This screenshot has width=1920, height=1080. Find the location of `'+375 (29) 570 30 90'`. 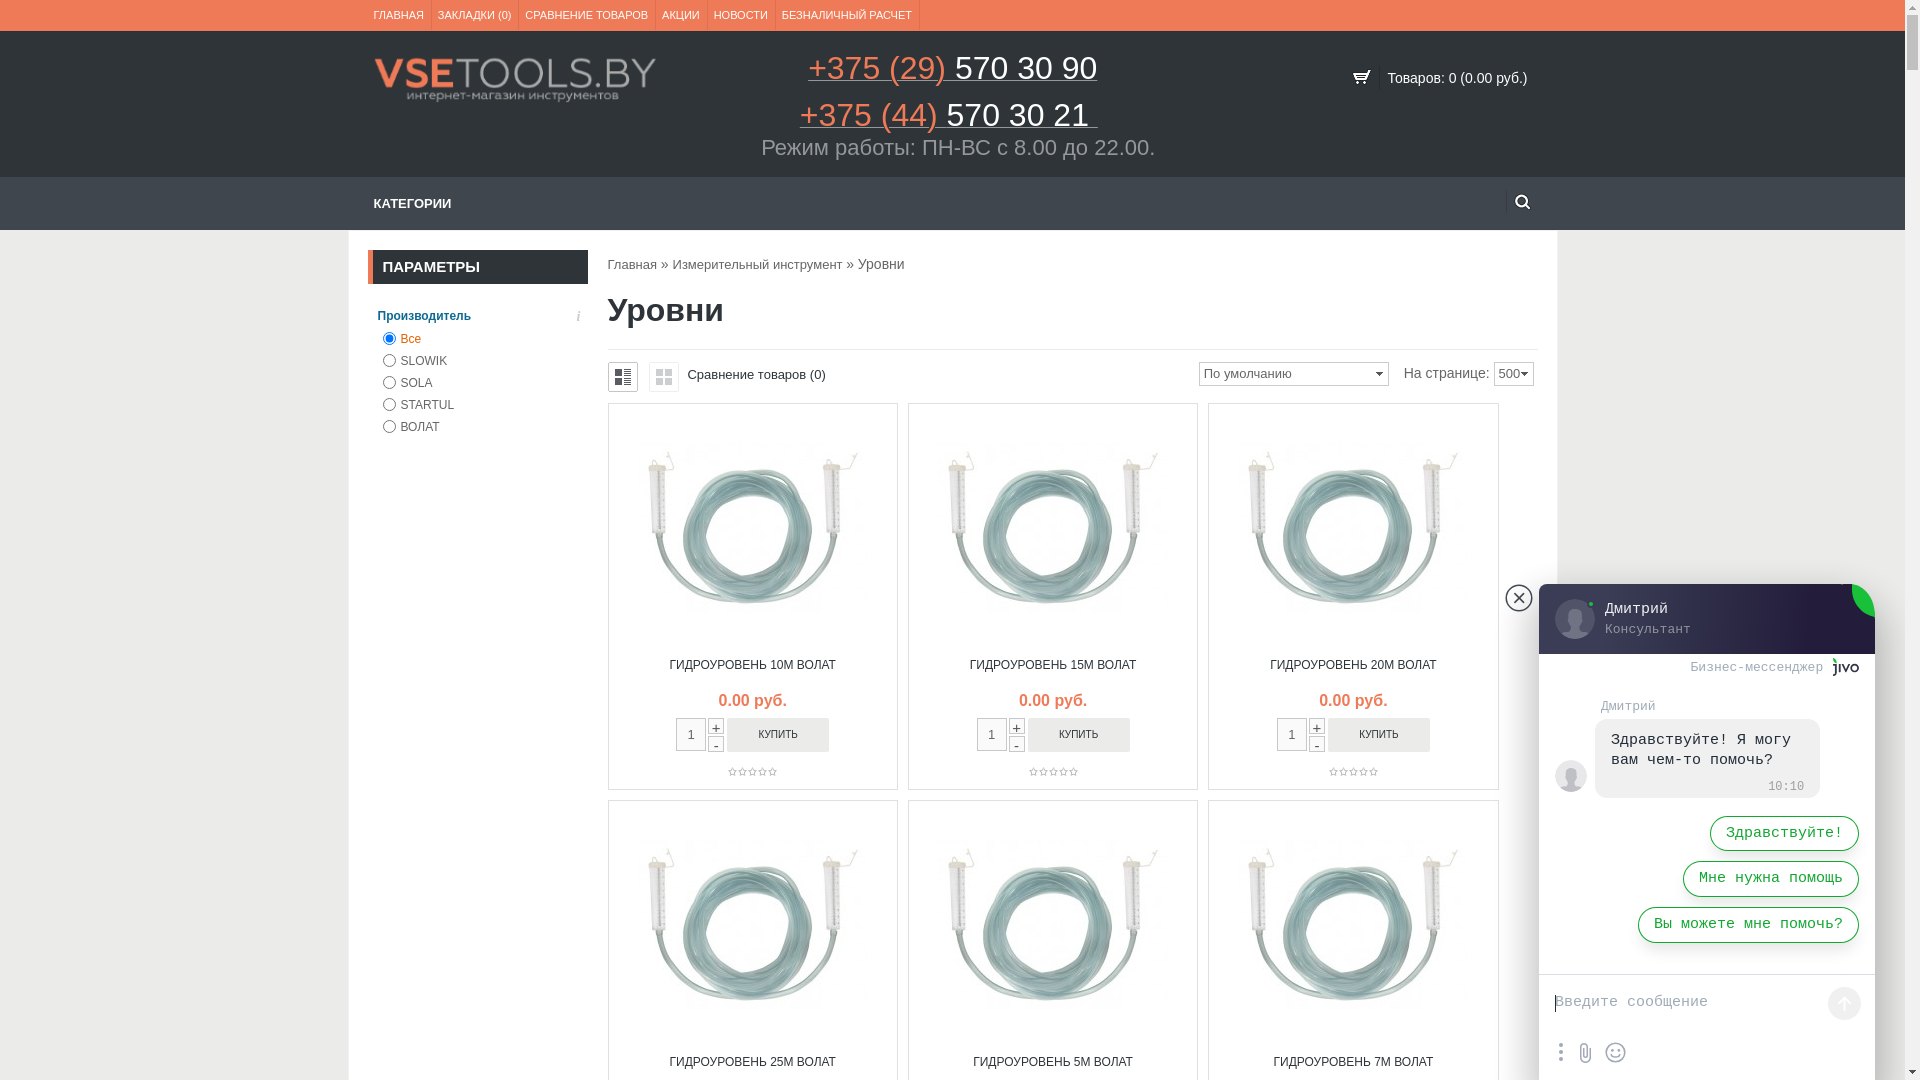

'+375 (29) 570 30 90' is located at coordinates (951, 73).